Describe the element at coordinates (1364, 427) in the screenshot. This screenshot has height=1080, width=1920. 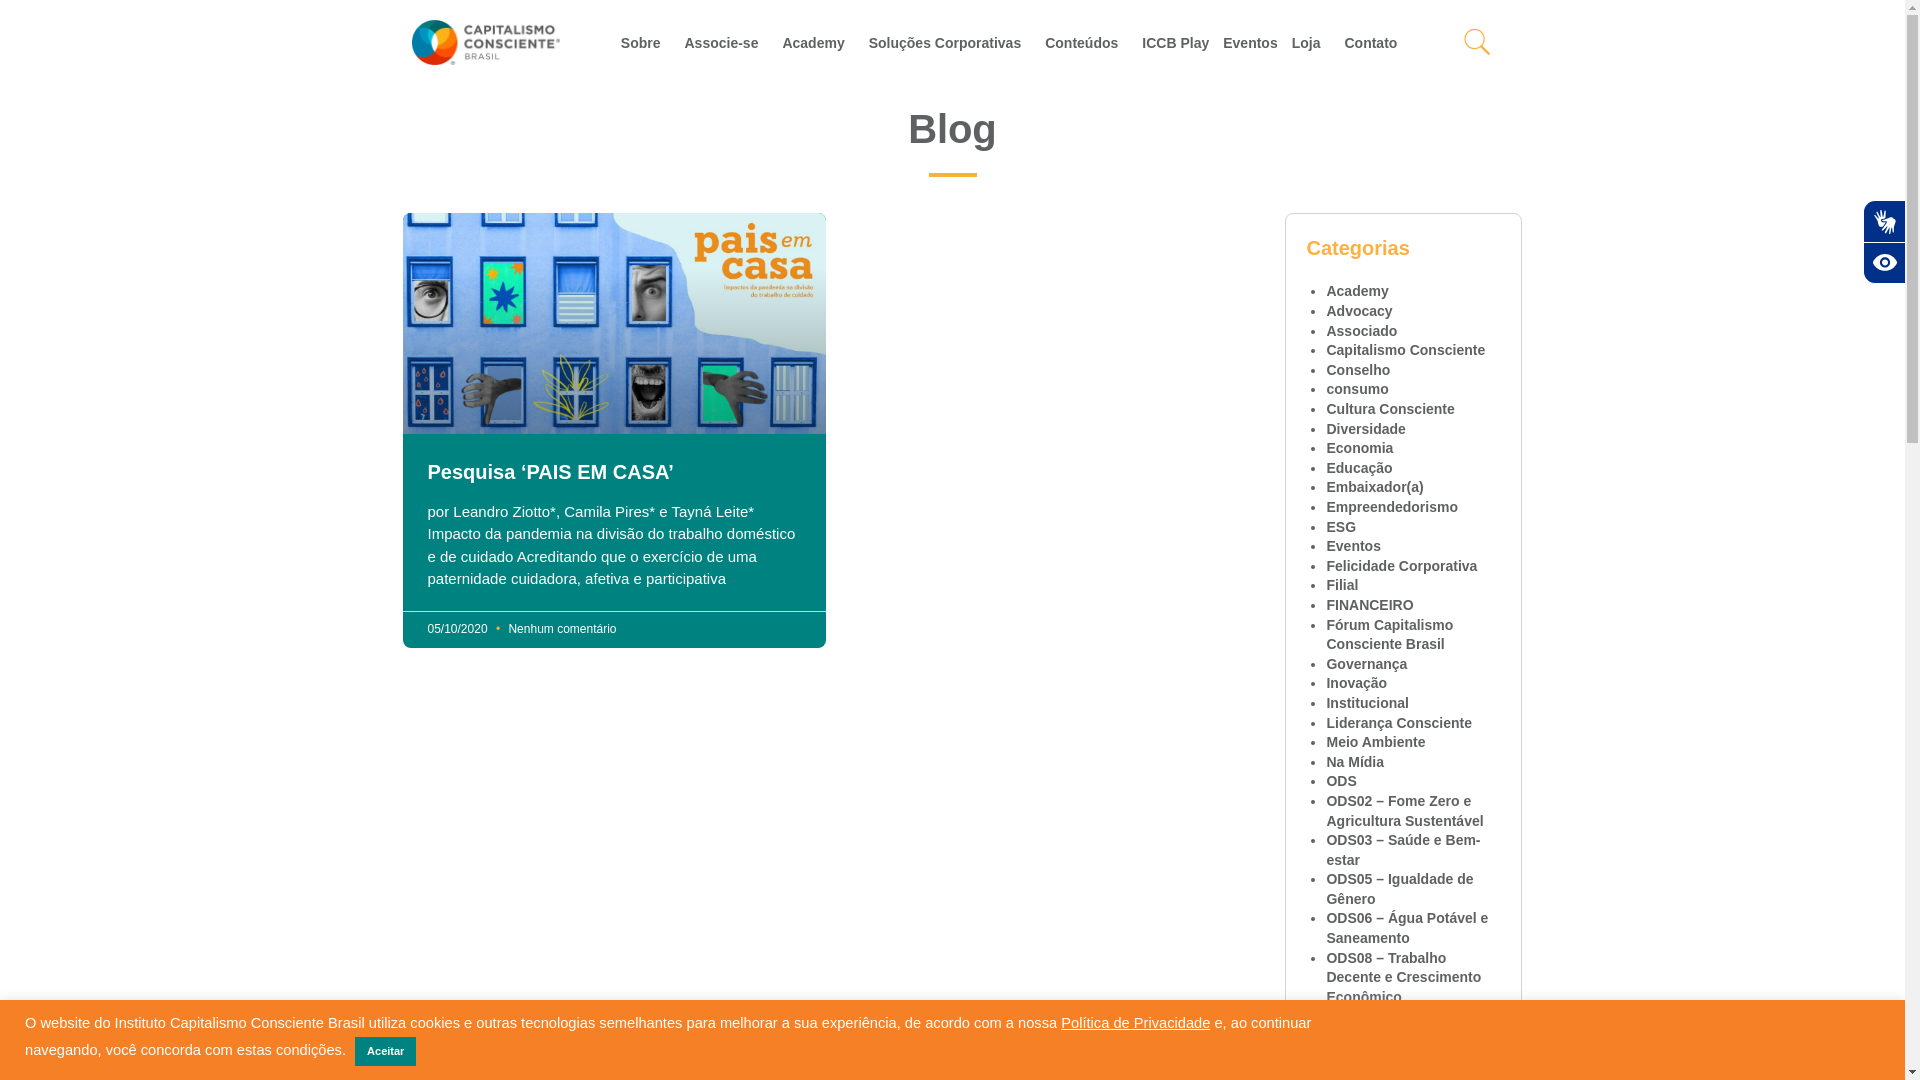
I see `'Diversidade'` at that location.